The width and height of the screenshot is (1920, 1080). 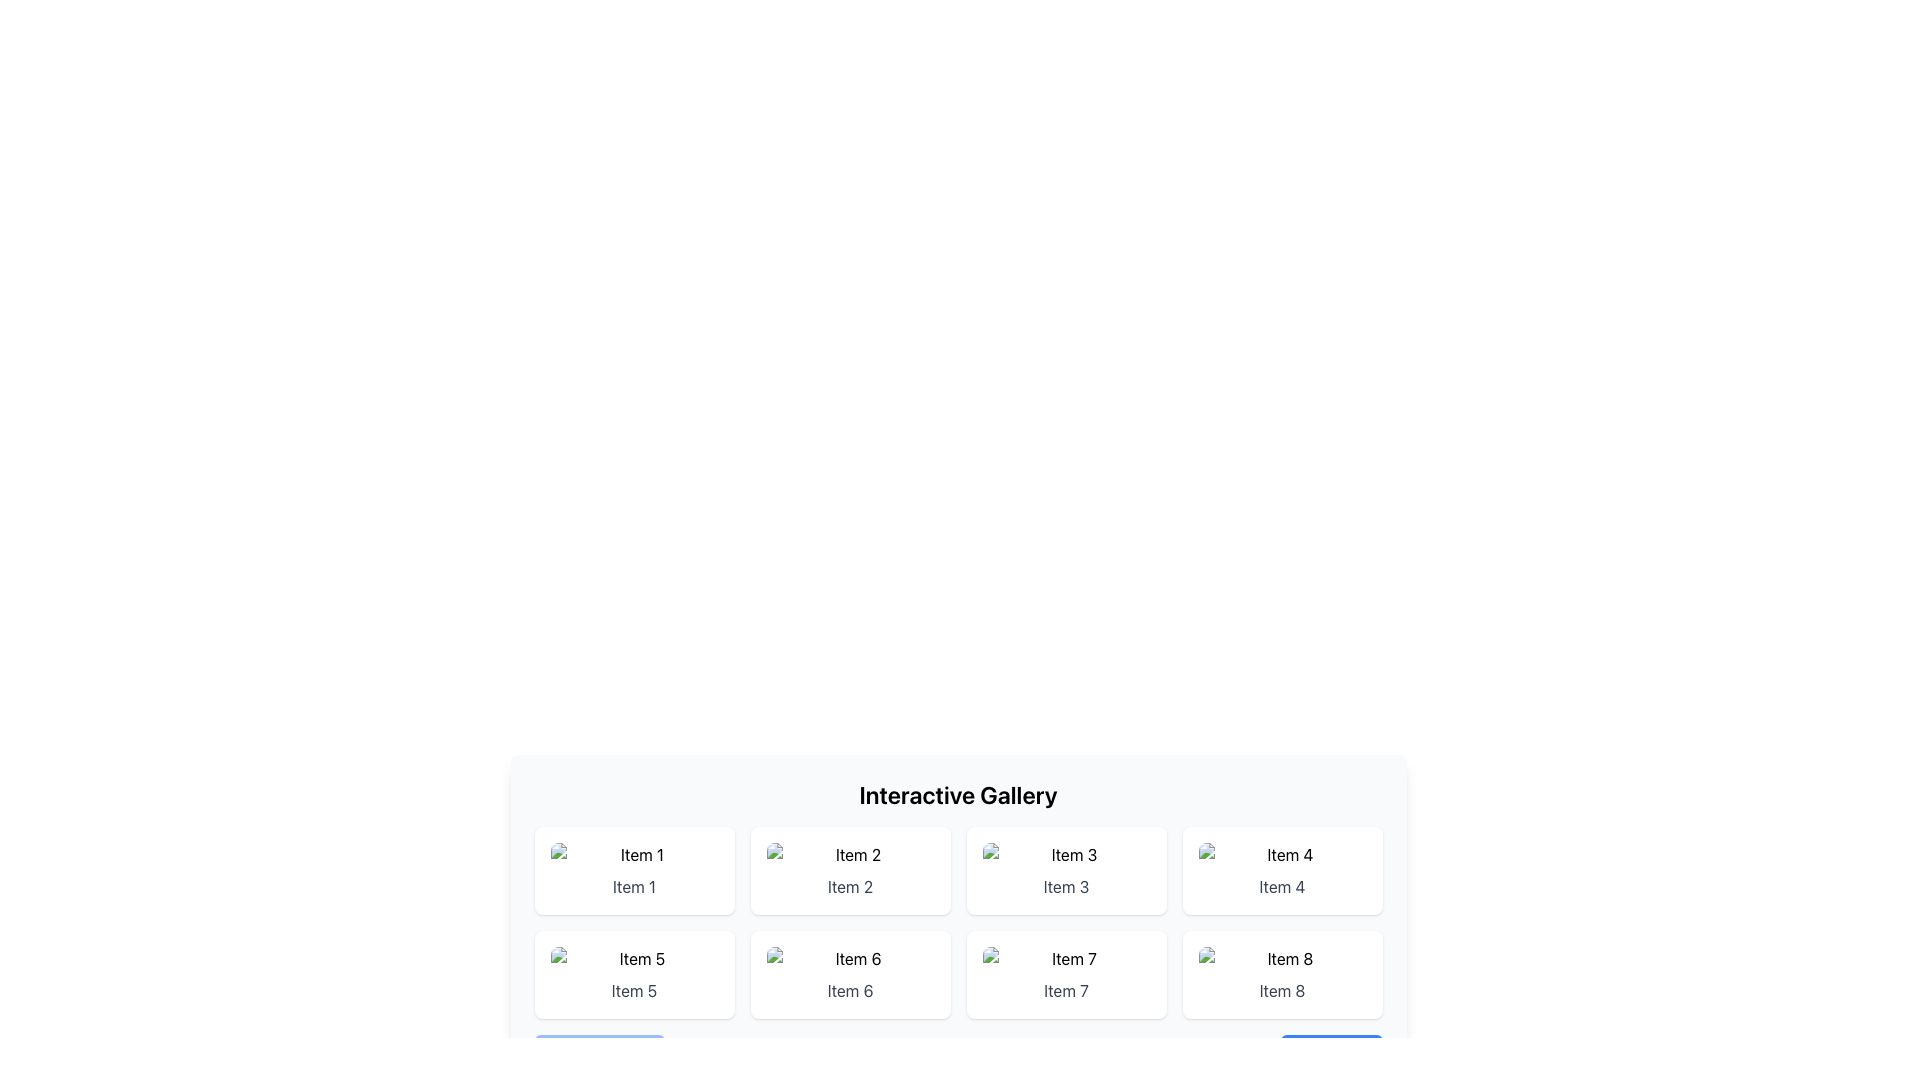 What do you see at coordinates (1282, 991) in the screenshot?
I see `the text label 'Item 8' styled in gray font located in the second card of the second row in the gallery grid, positioned below the image placeholder` at bounding box center [1282, 991].